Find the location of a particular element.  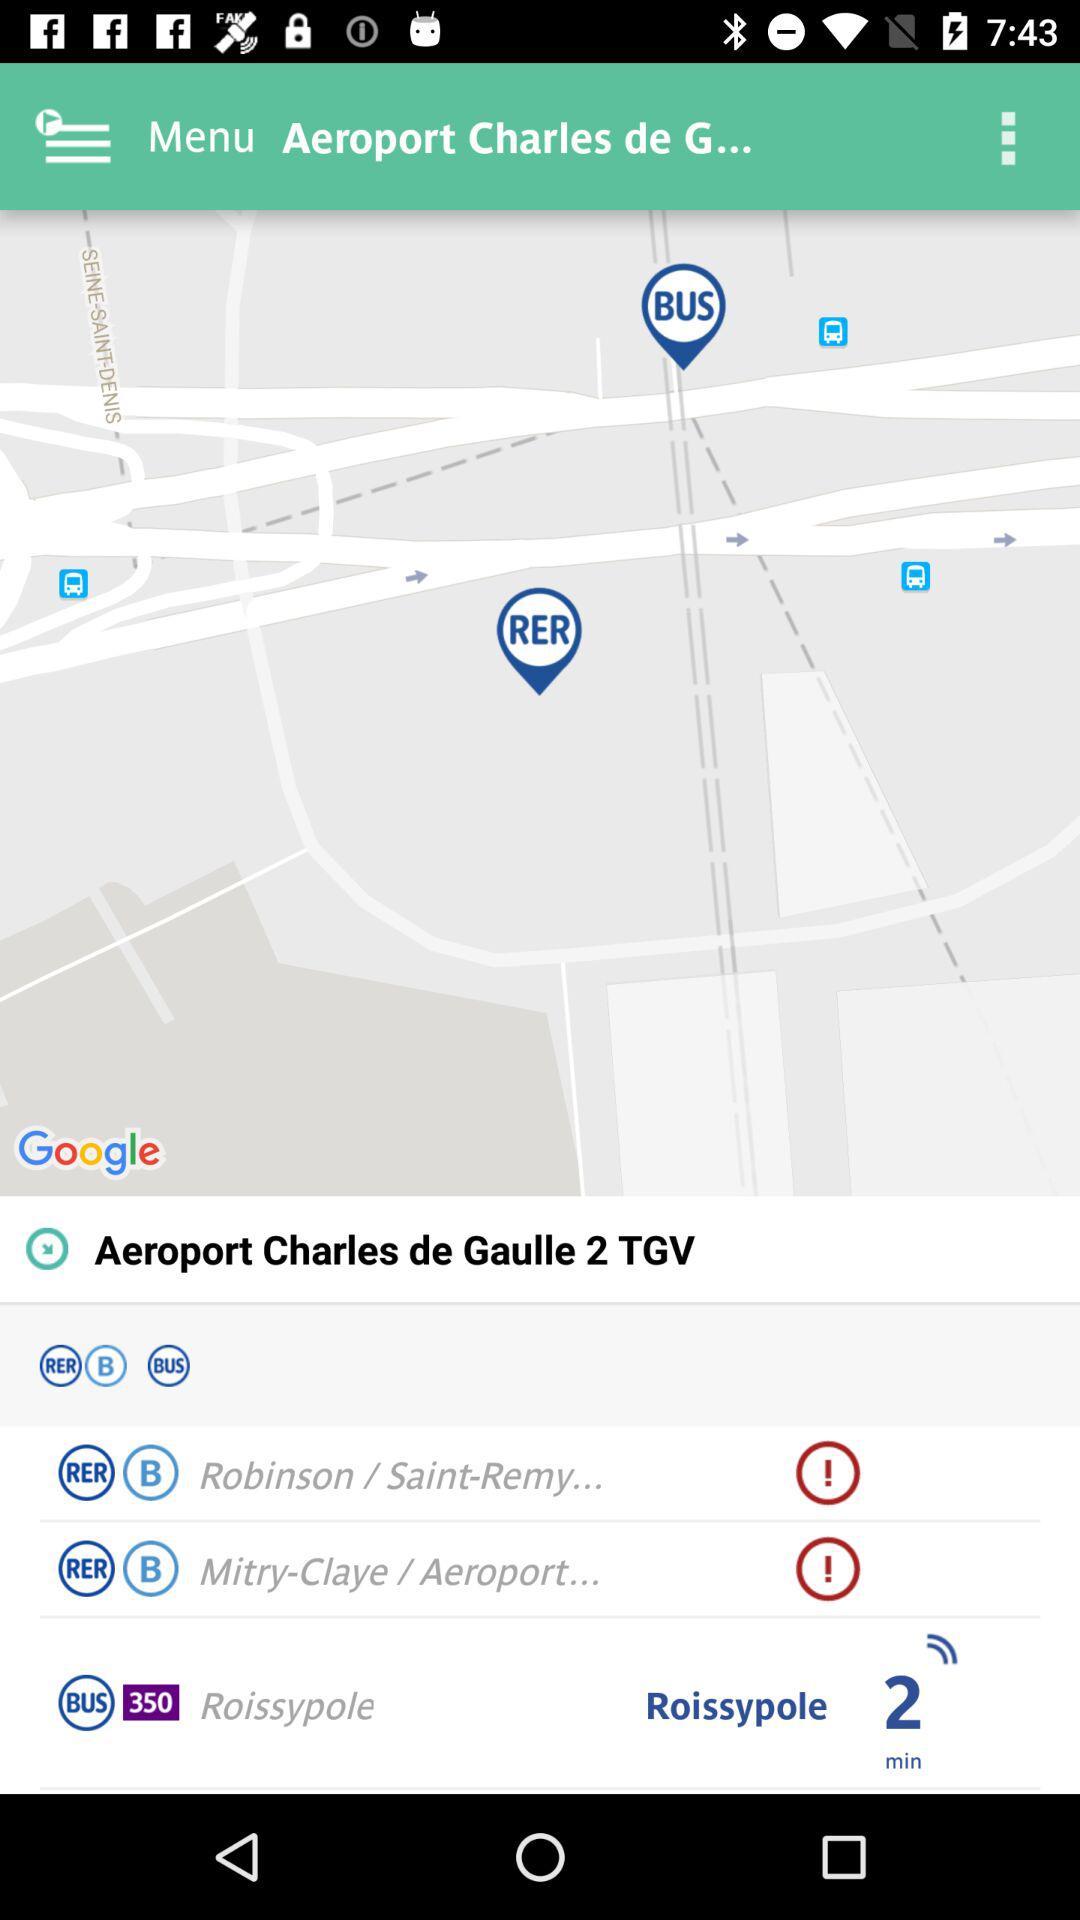

the item to the right of 2 is located at coordinates (941, 1649).